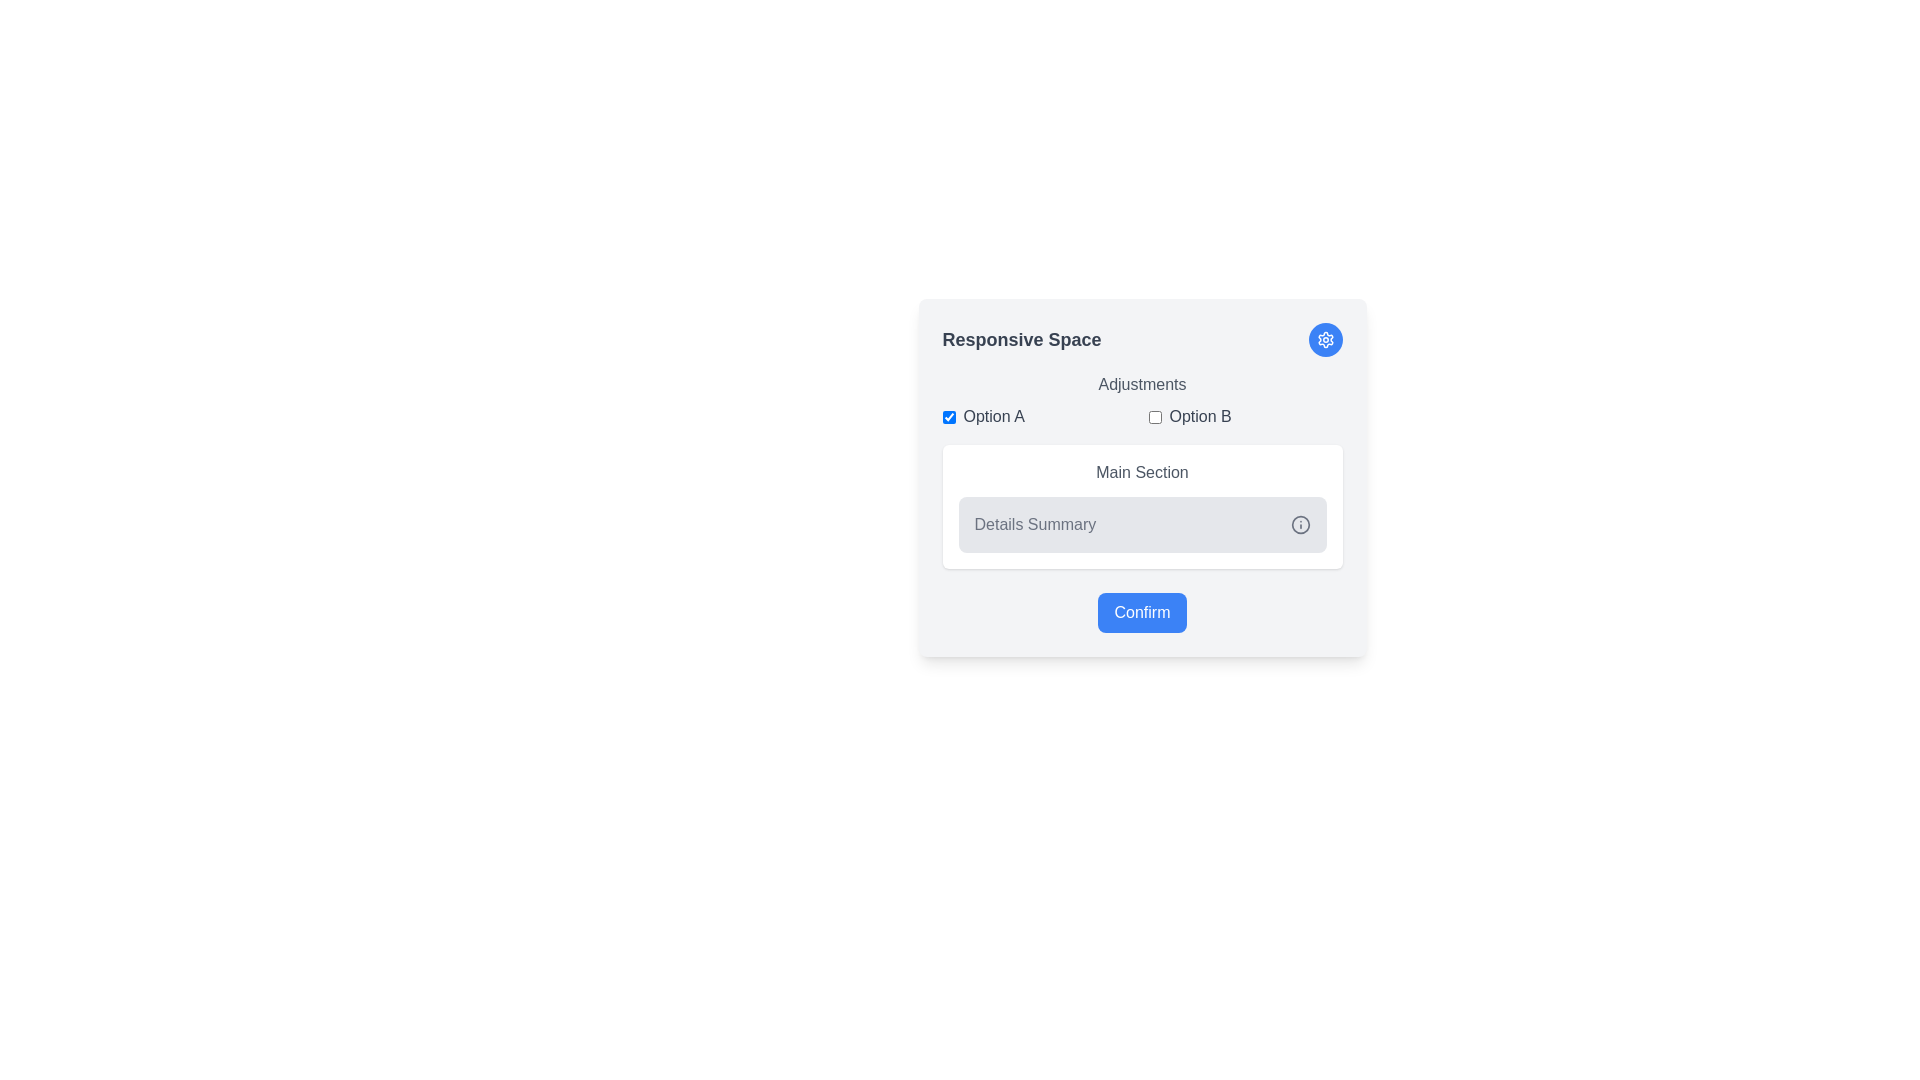 This screenshot has height=1080, width=1920. I want to click on the 'Option B' checkbox element, so click(1244, 415).